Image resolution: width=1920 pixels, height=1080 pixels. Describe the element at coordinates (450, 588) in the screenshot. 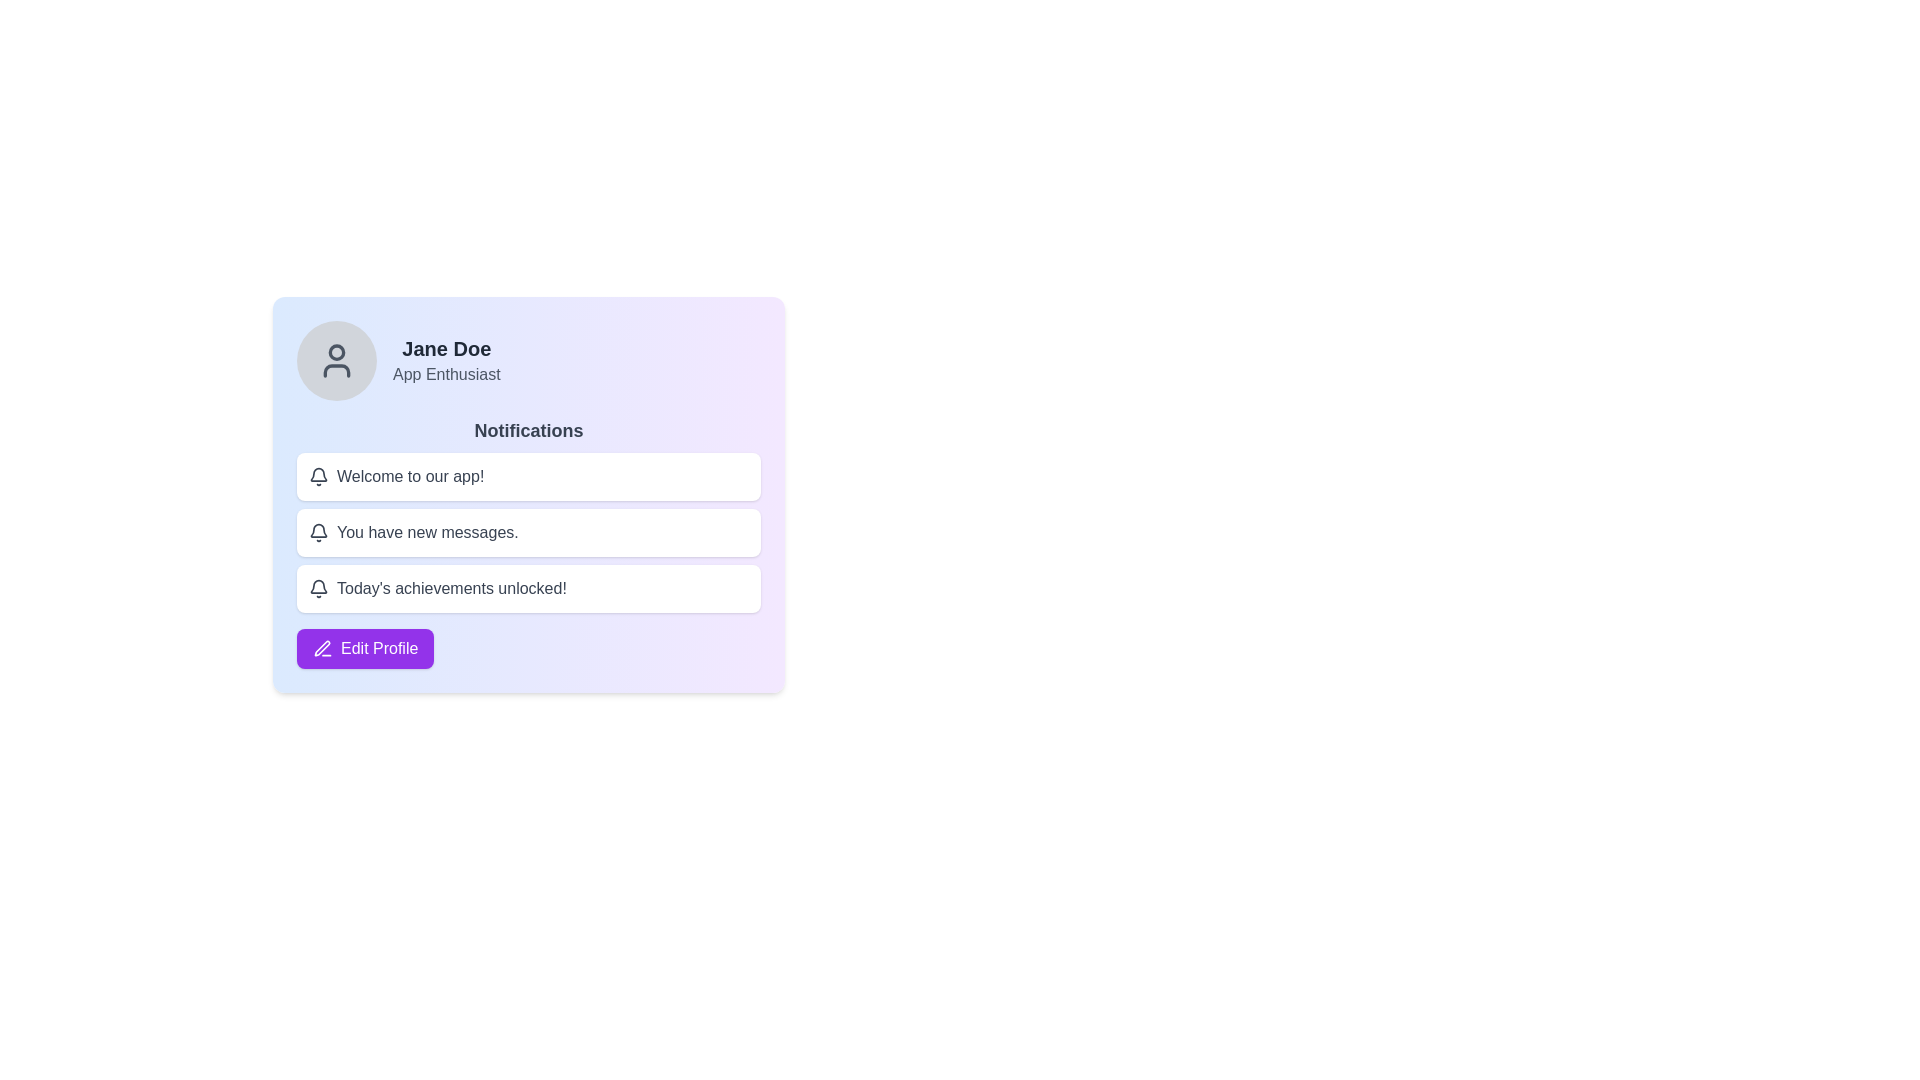

I see `the text label displaying the message "Today's achievements unlocked!" which is styled in gray and located near the bell icon for notifications` at that location.